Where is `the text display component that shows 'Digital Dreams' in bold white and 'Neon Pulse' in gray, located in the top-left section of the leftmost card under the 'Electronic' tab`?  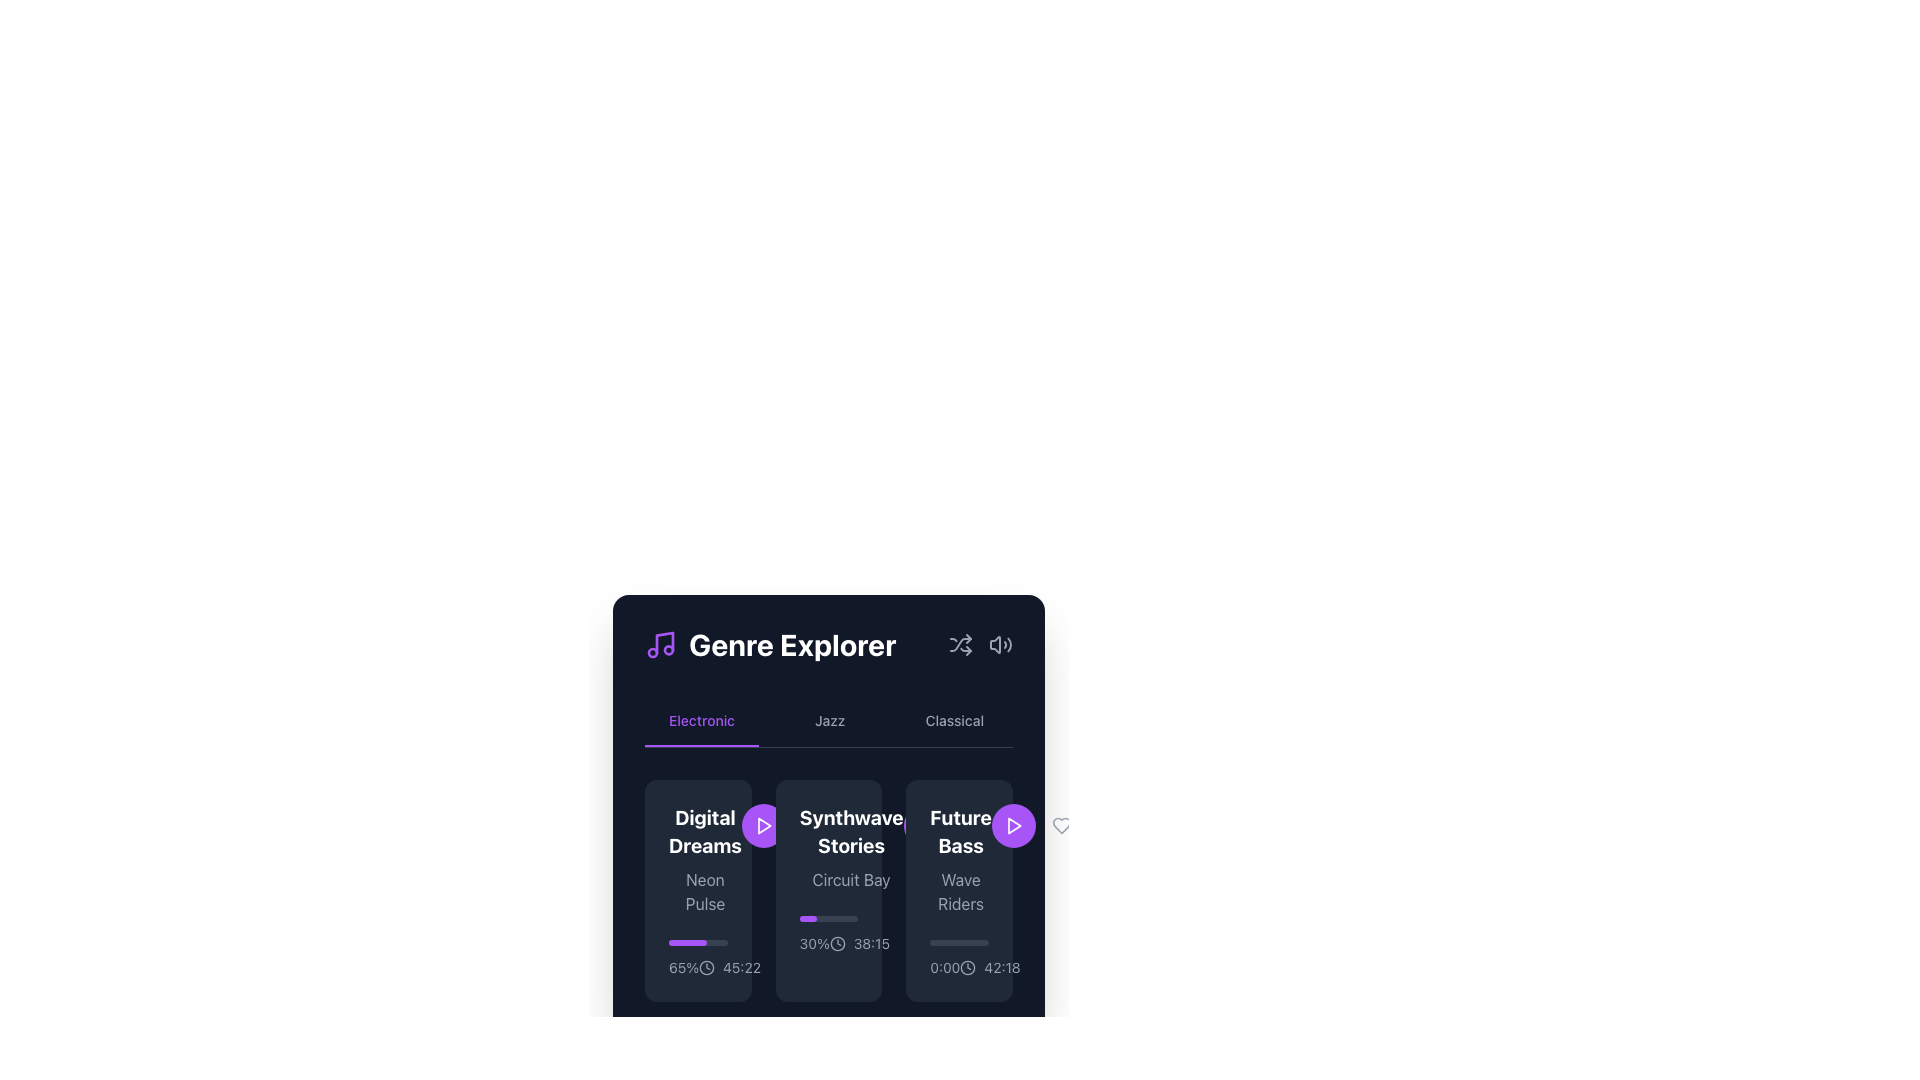 the text display component that shows 'Digital Dreams' in bold white and 'Neon Pulse' in gray, located in the top-left section of the leftmost card under the 'Electronic' tab is located at coordinates (705, 859).